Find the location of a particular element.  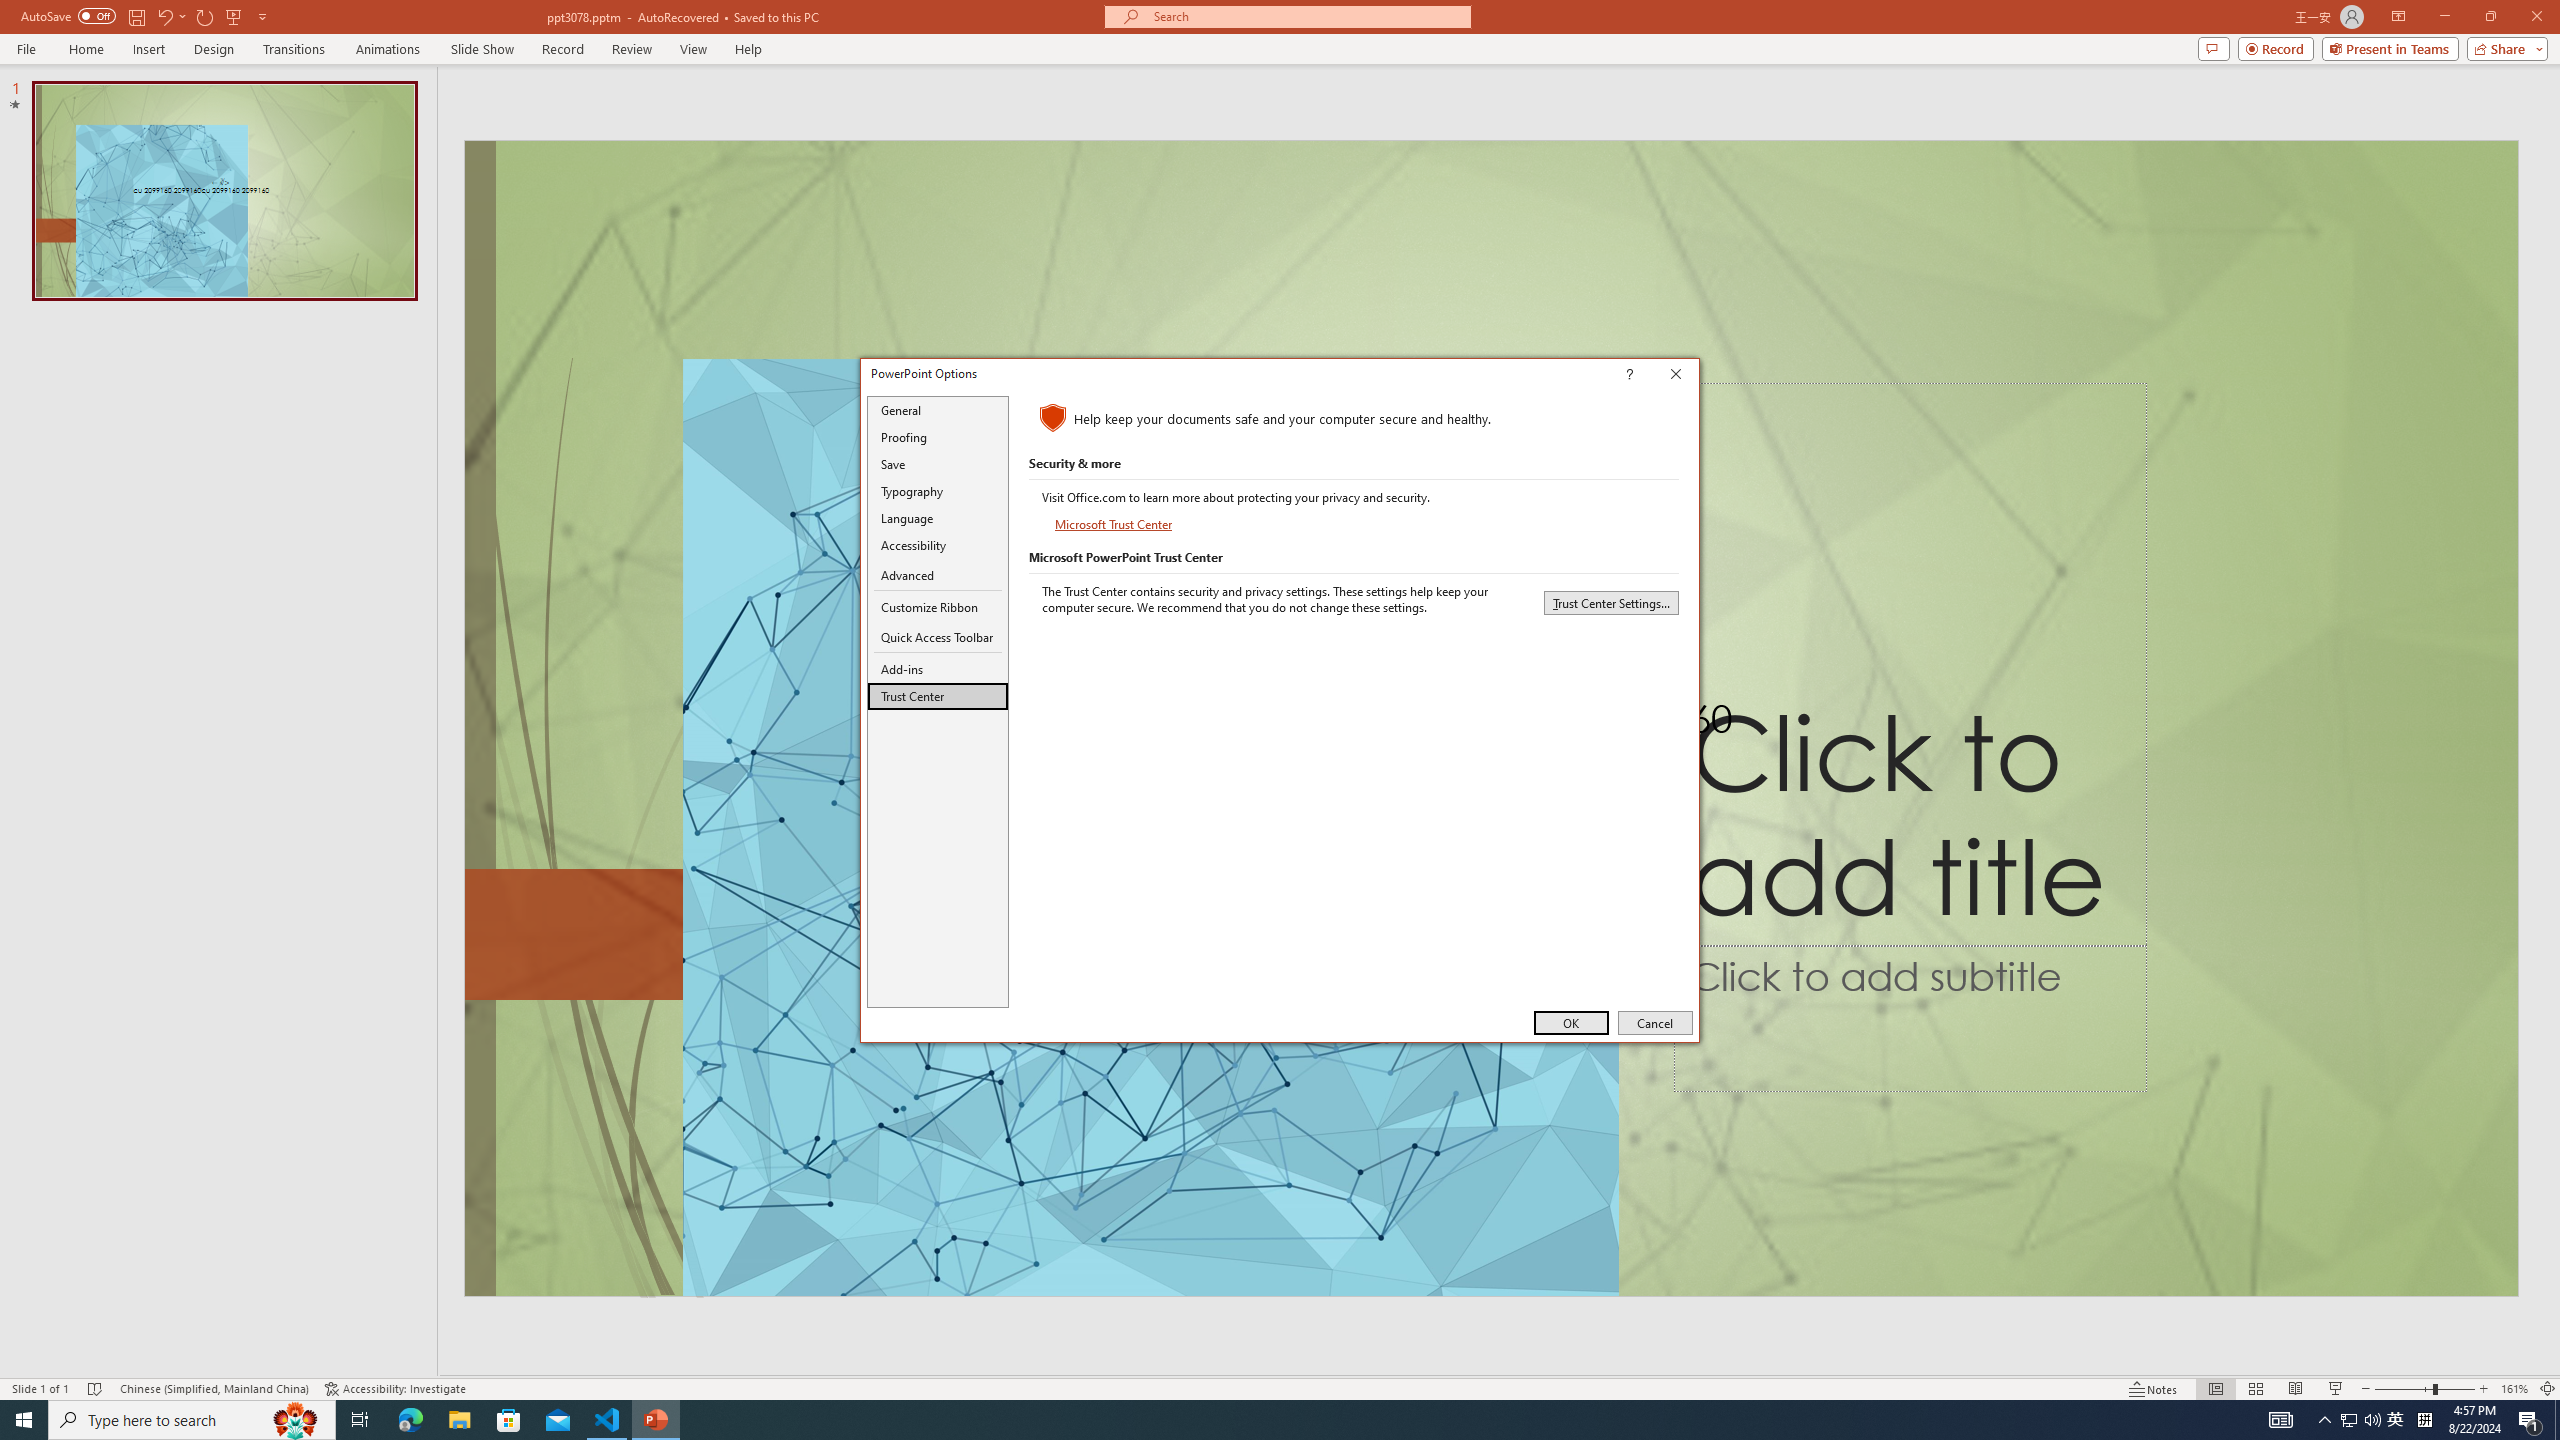

'Trust Center' is located at coordinates (937, 696).